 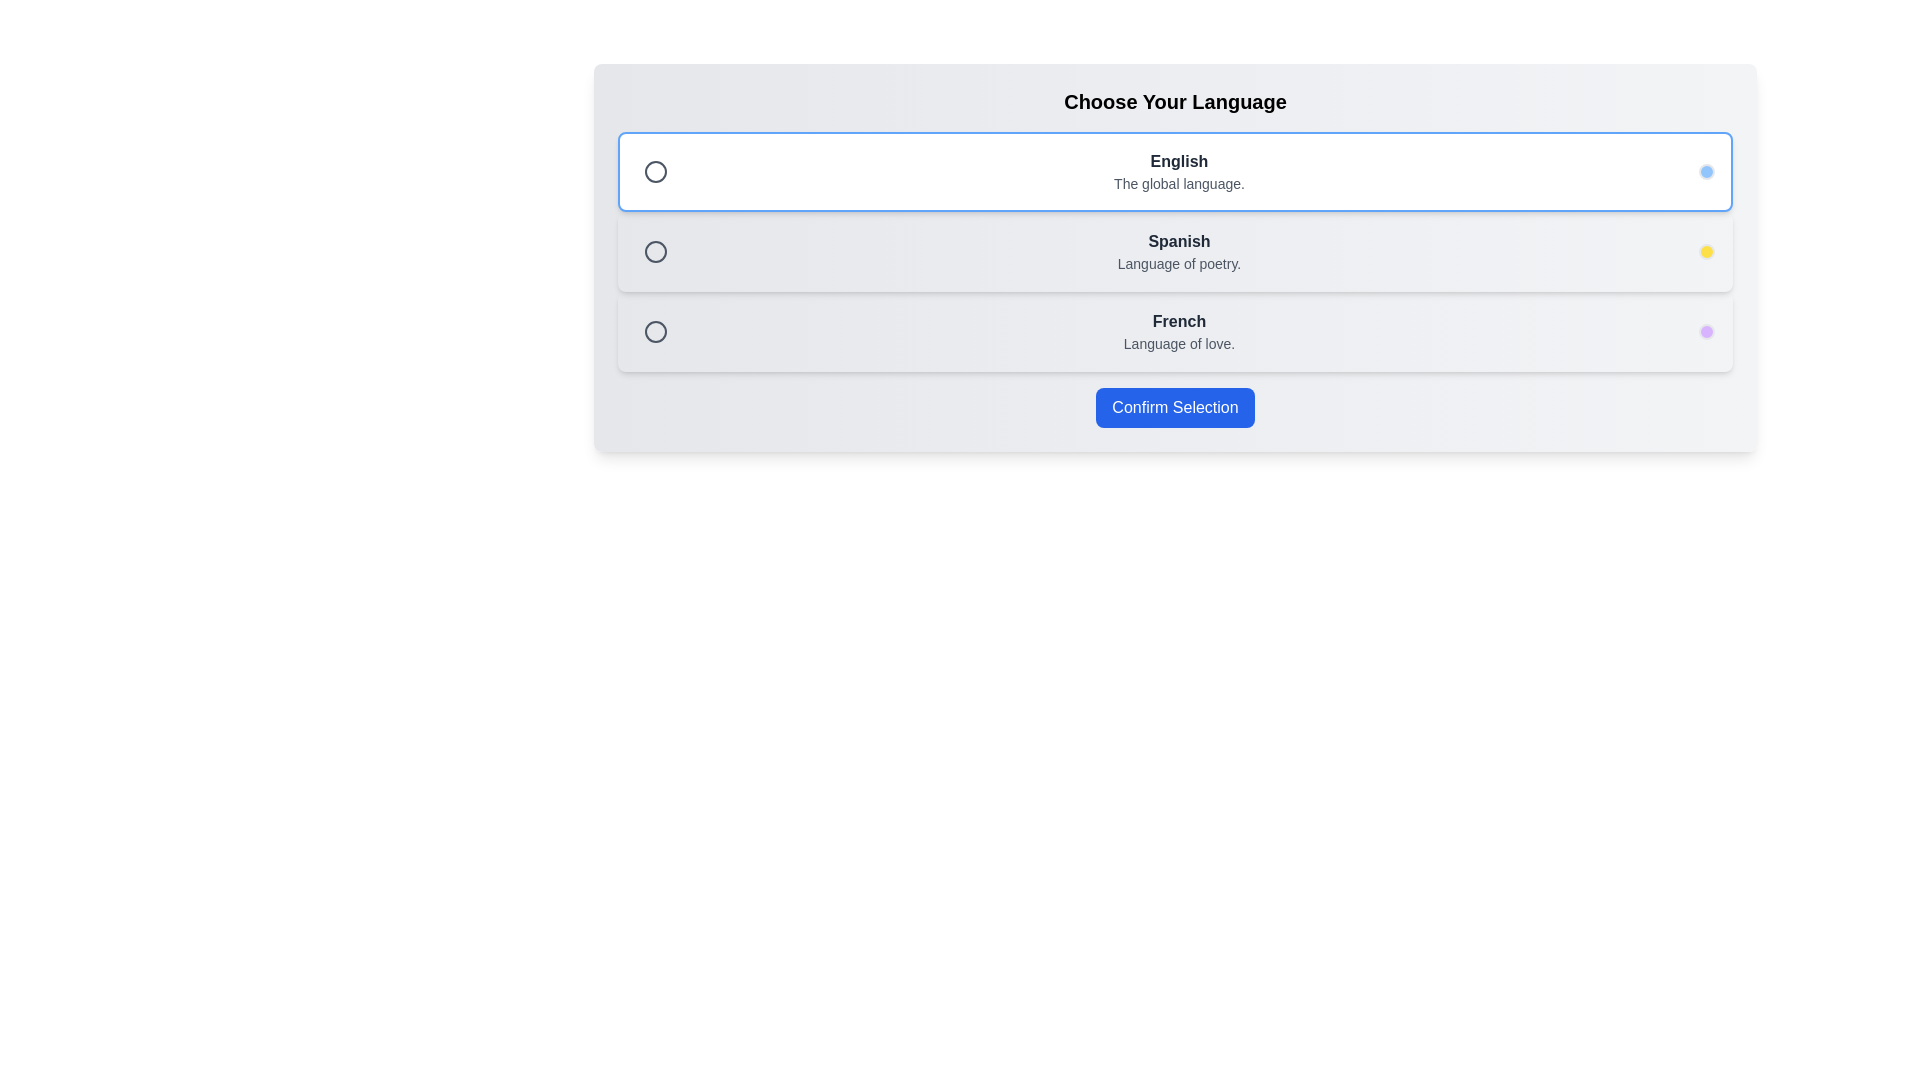 What do you see at coordinates (1179, 342) in the screenshot?
I see `the descriptive text element located below the 'French' language option, which provides additional context about the selection` at bounding box center [1179, 342].